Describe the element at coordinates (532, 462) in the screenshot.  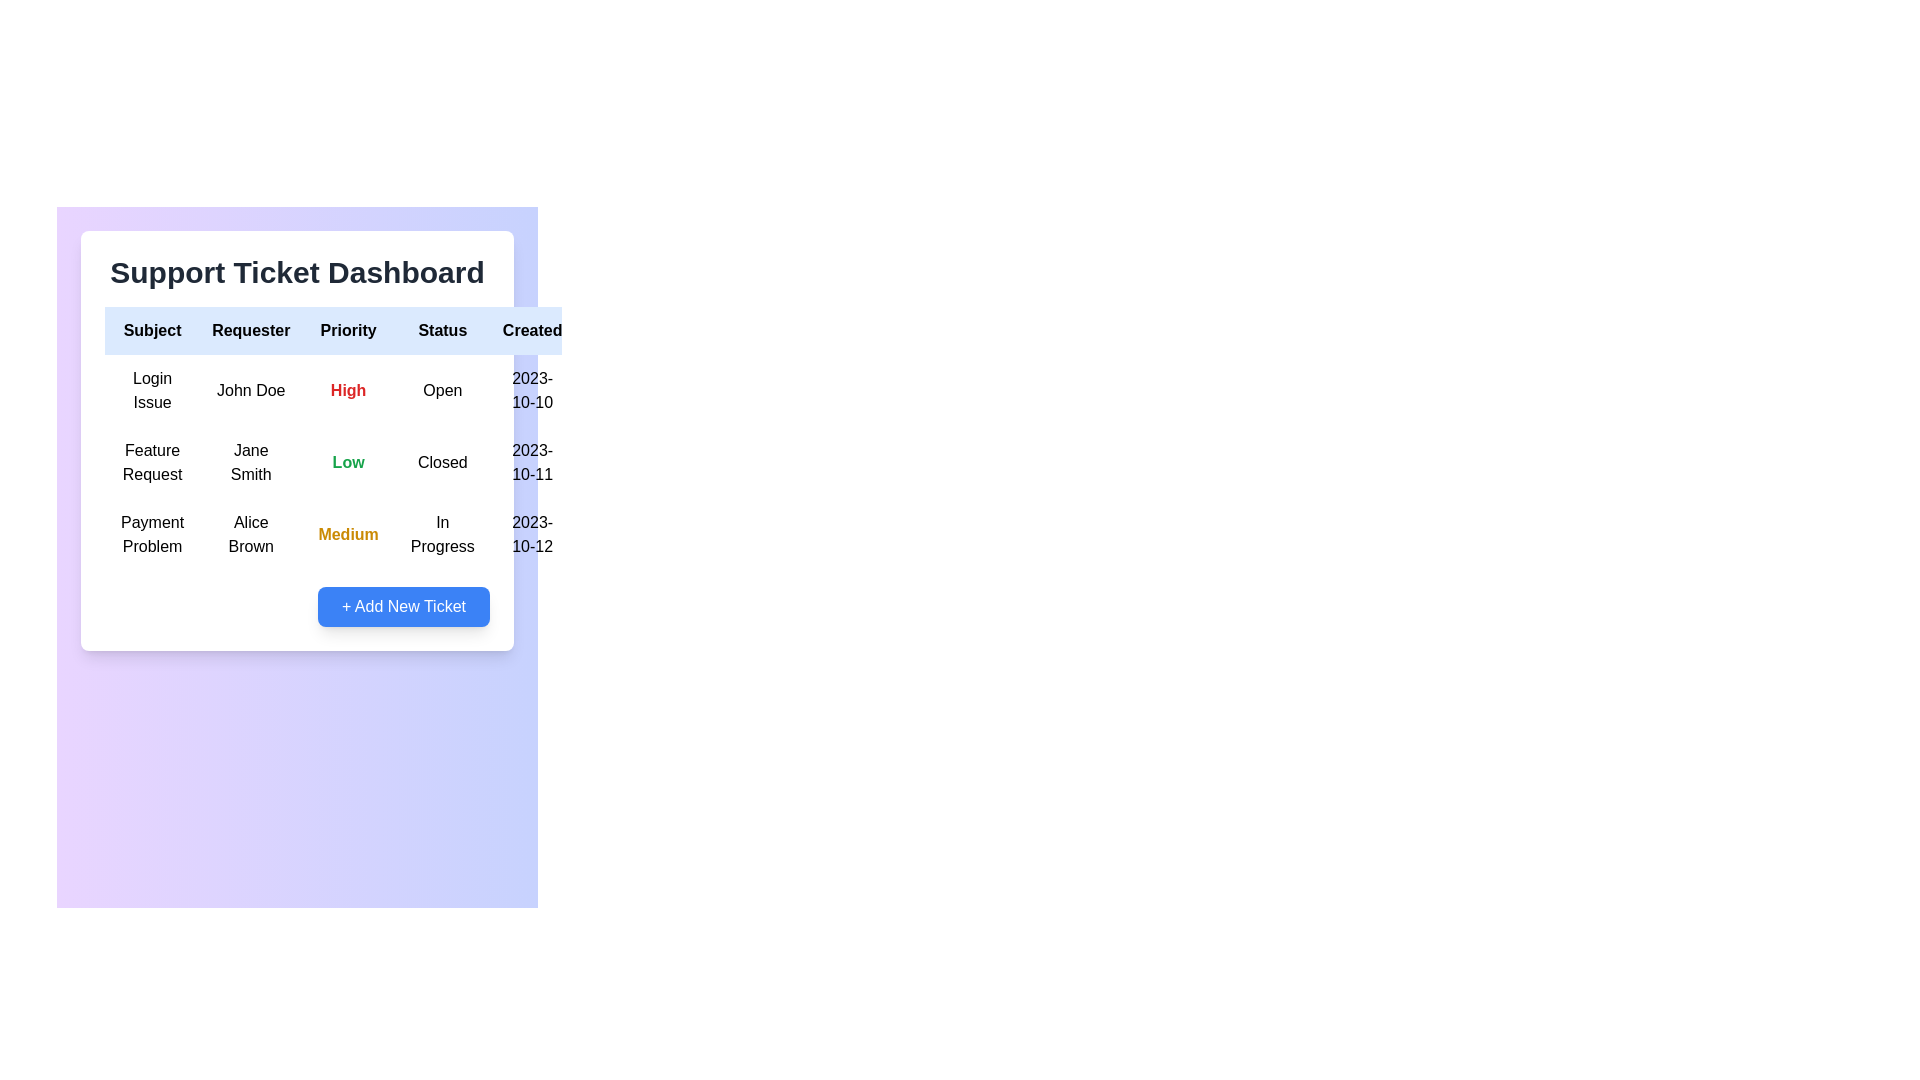
I see `the text display showing the date '2023-10-11' in the last column under the 'Created' header of the table, which is aligned with the 'Feature Request' entry in the second row` at that location.